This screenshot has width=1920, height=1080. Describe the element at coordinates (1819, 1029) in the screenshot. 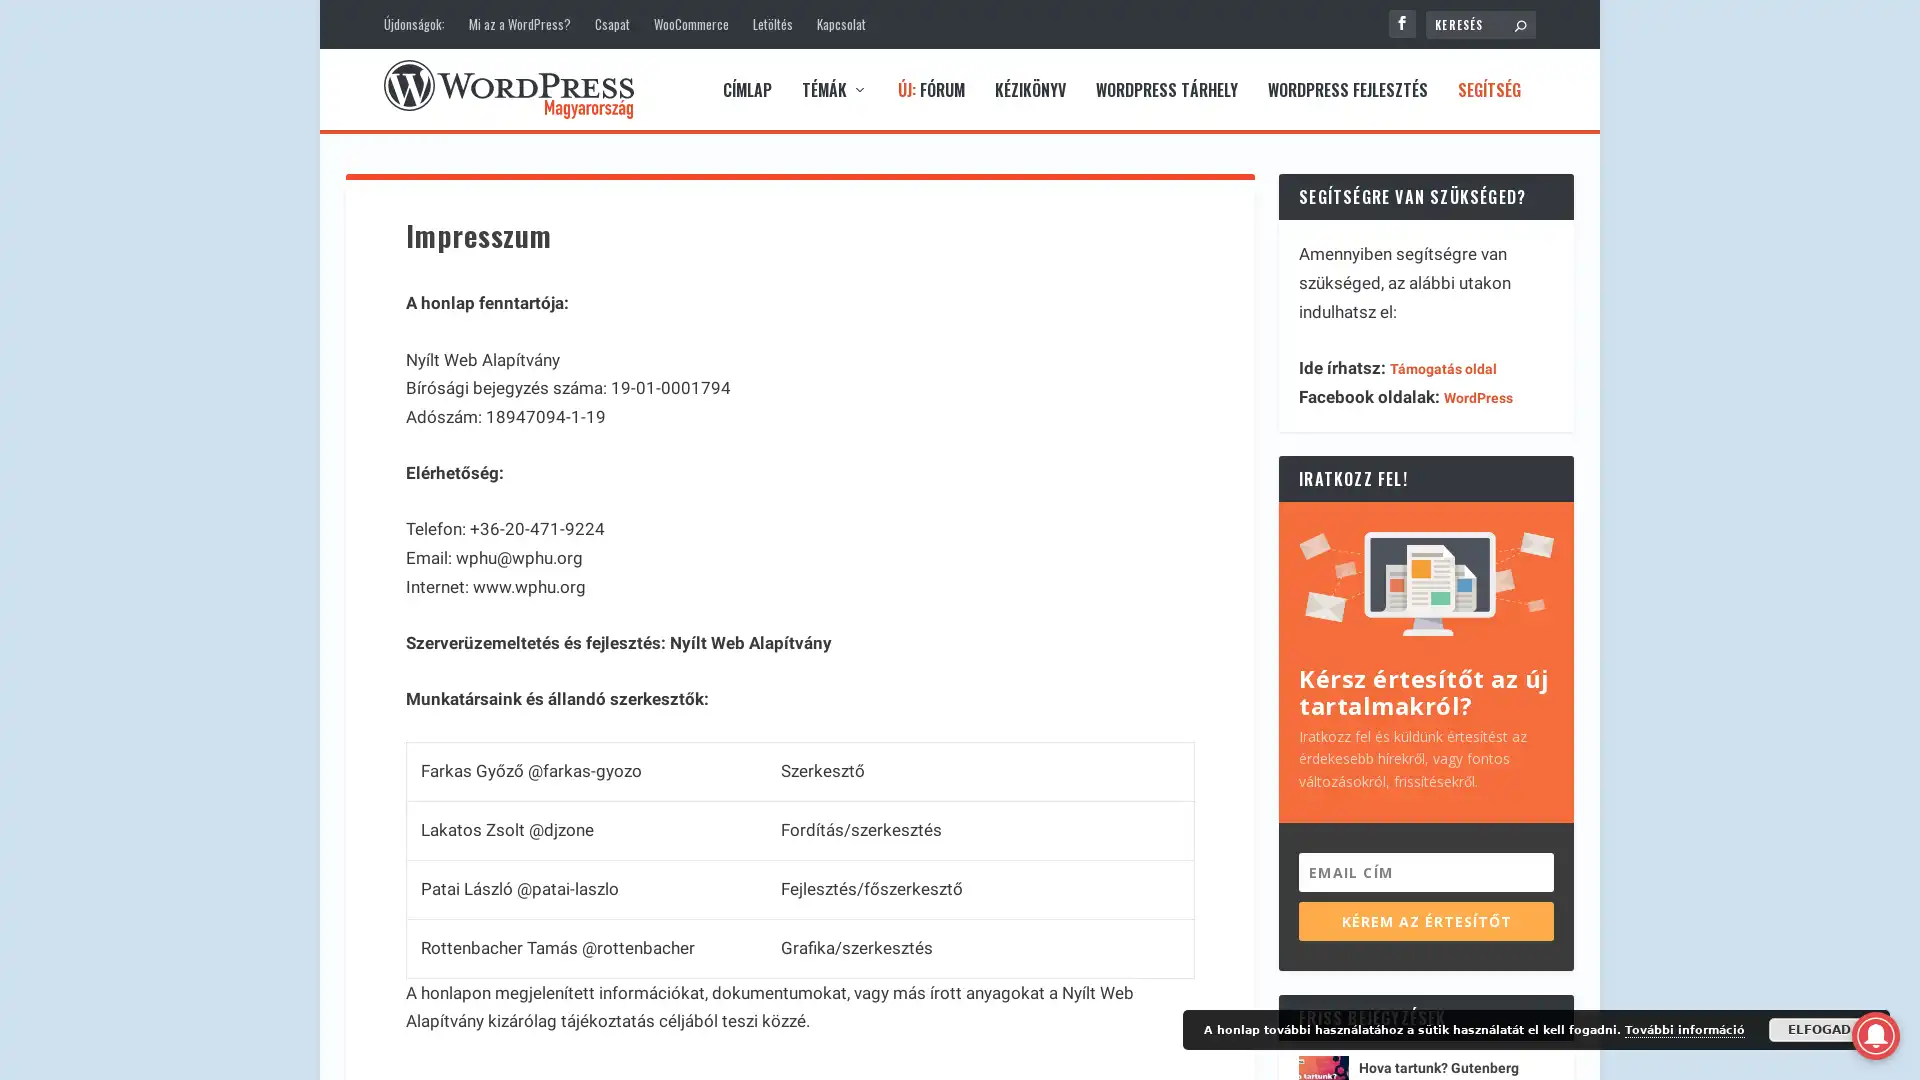

I see `ELFOGAD` at that location.